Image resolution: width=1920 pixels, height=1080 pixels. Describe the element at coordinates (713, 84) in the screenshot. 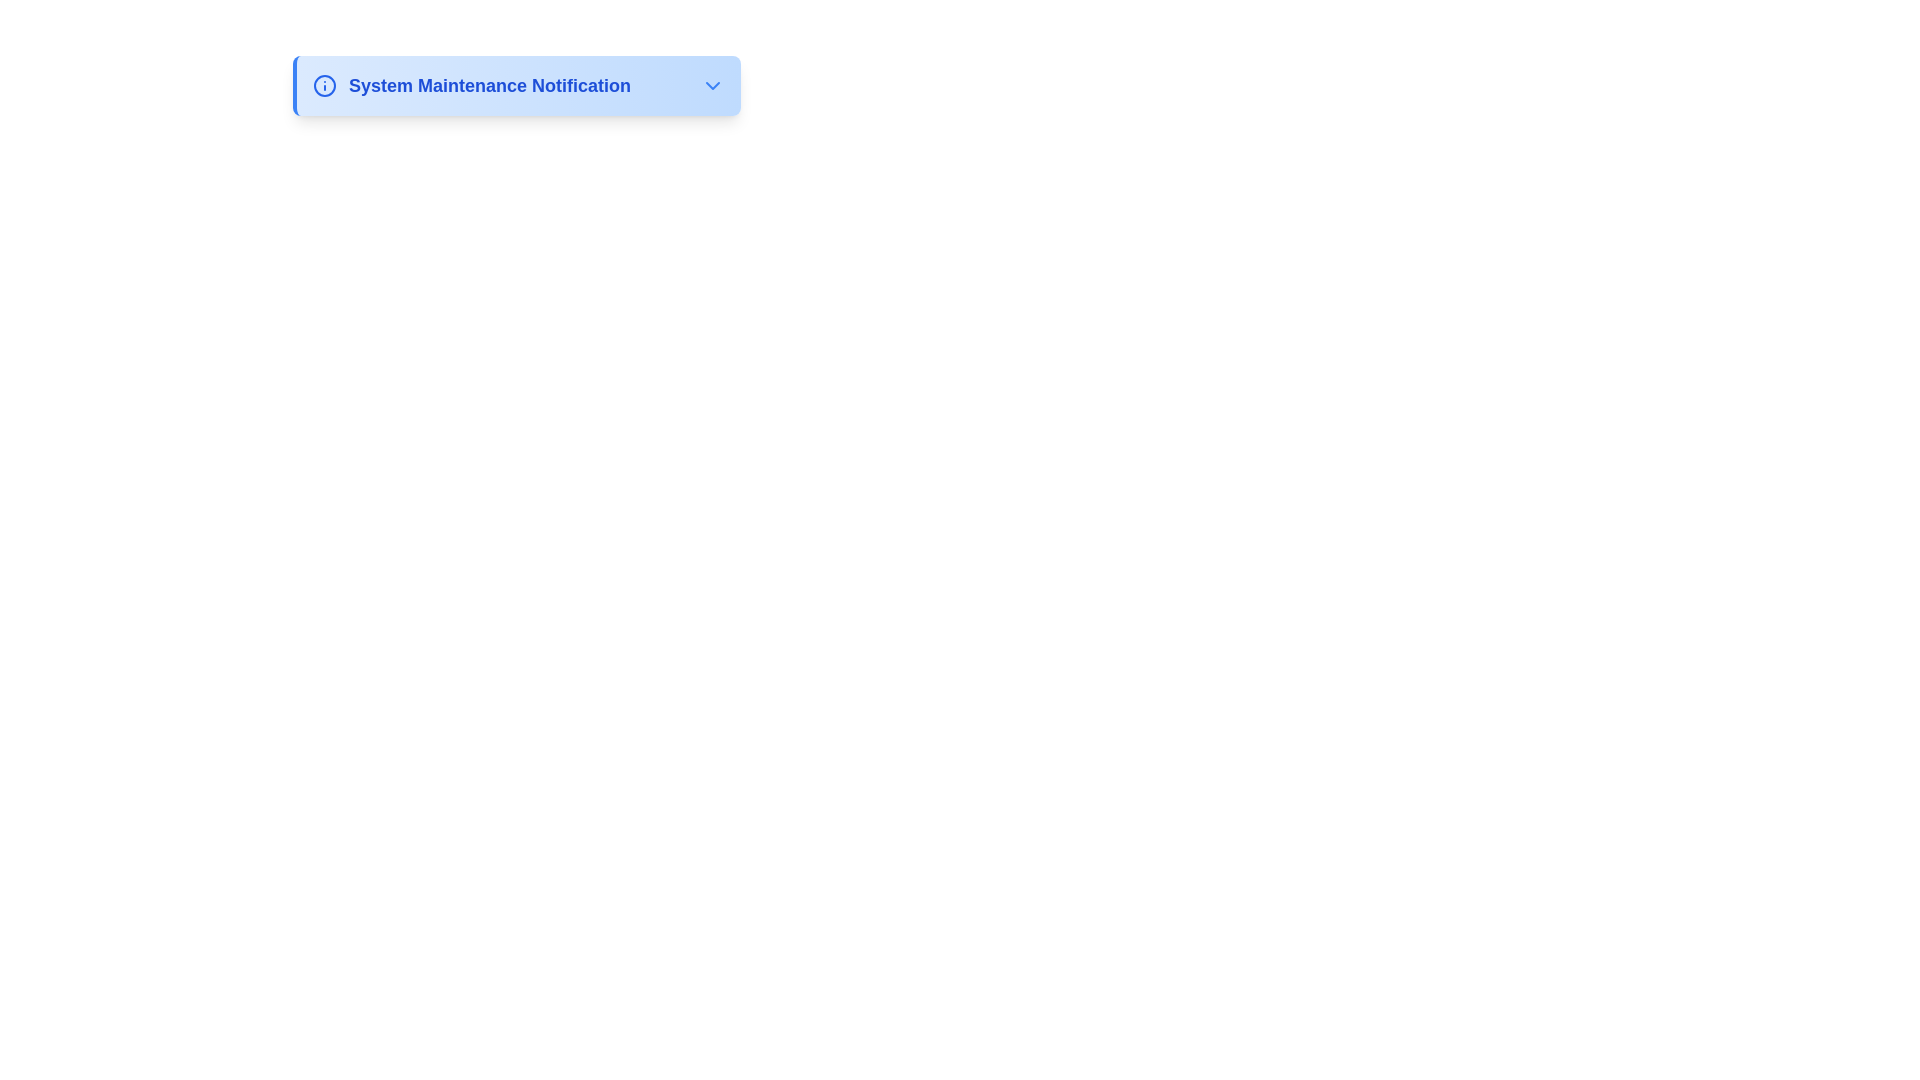

I see `chevron button to toggle the alert's expanded state` at that location.